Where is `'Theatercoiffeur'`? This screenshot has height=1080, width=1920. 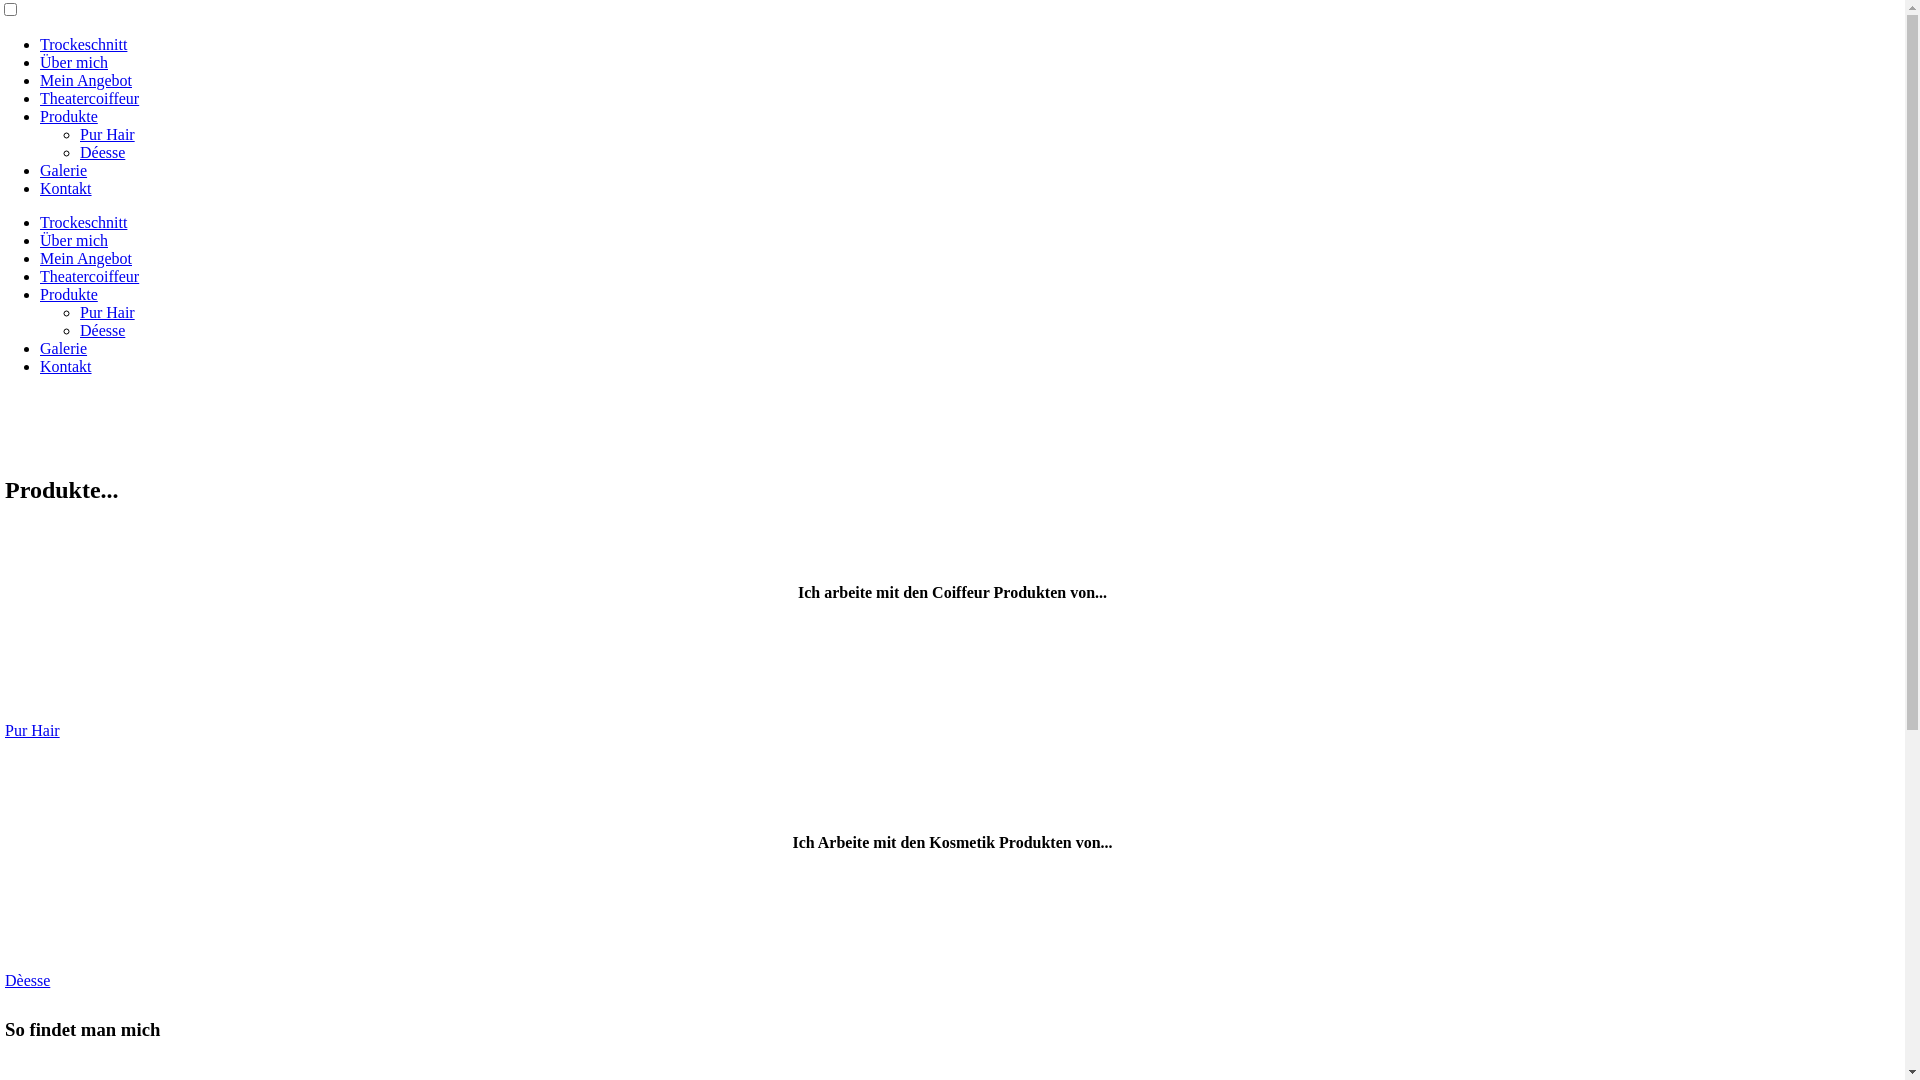 'Theatercoiffeur' is located at coordinates (88, 276).